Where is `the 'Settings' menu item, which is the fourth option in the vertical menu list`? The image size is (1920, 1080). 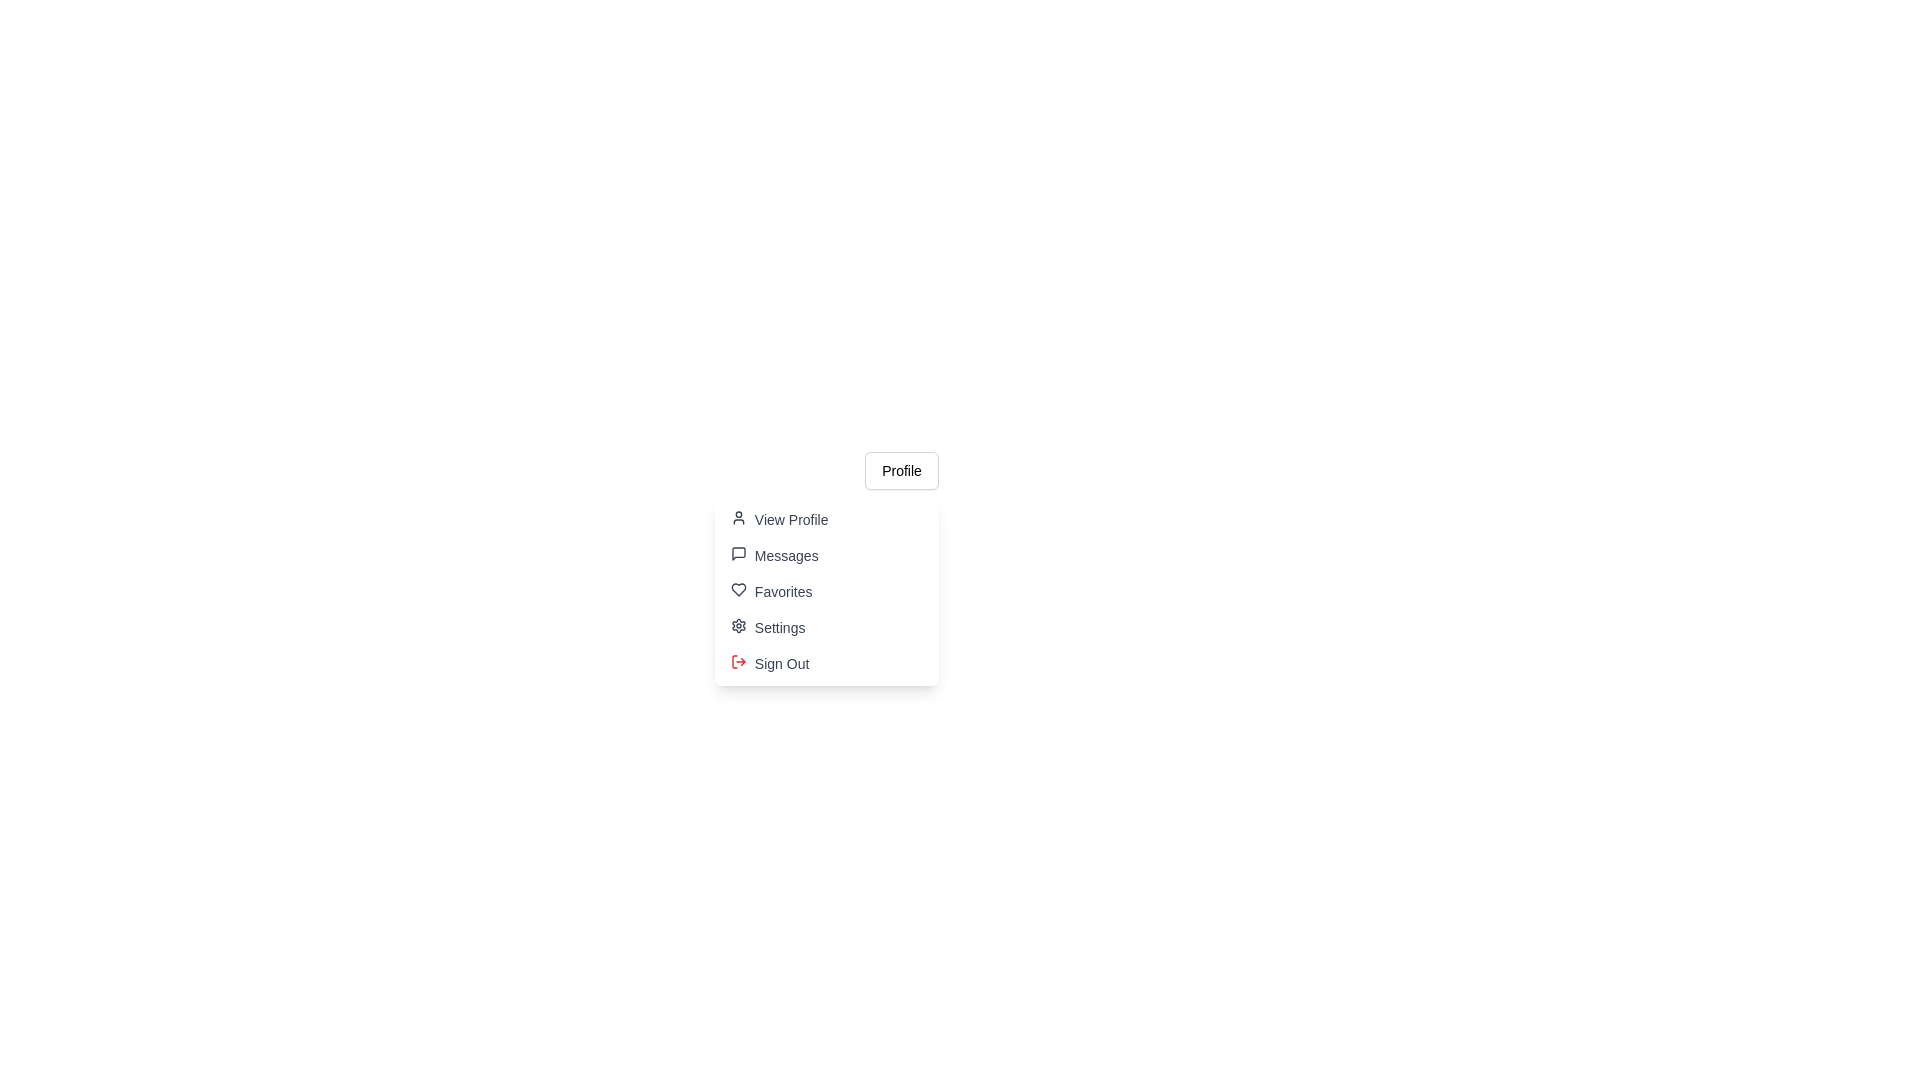
the 'Settings' menu item, which is the fourth option in the vertical menu list is located at coordinates (826, 627).